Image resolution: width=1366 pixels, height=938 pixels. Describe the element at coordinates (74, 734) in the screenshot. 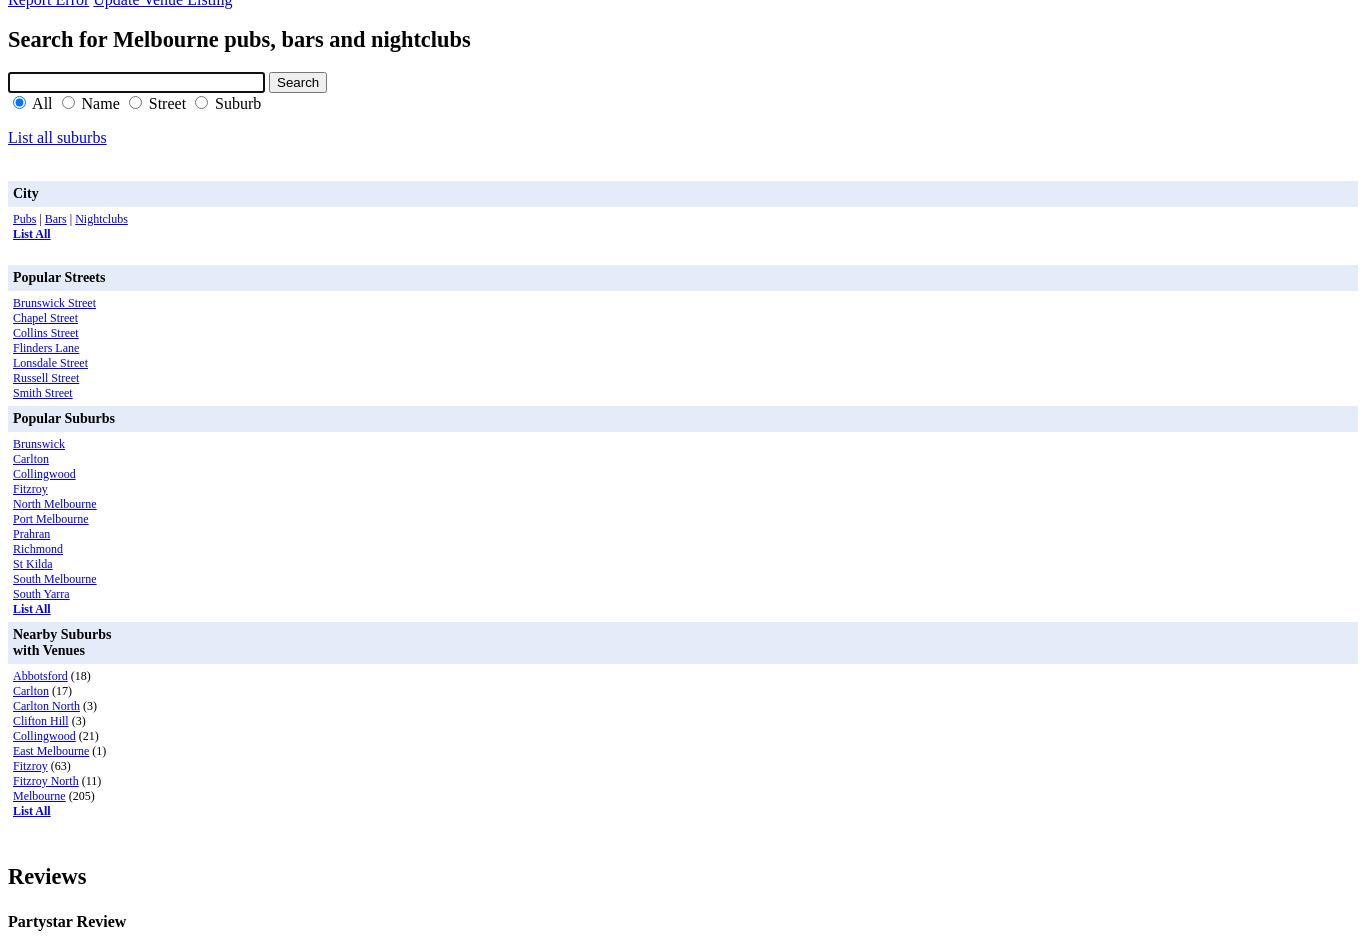

I see `'(21)'` at that location.